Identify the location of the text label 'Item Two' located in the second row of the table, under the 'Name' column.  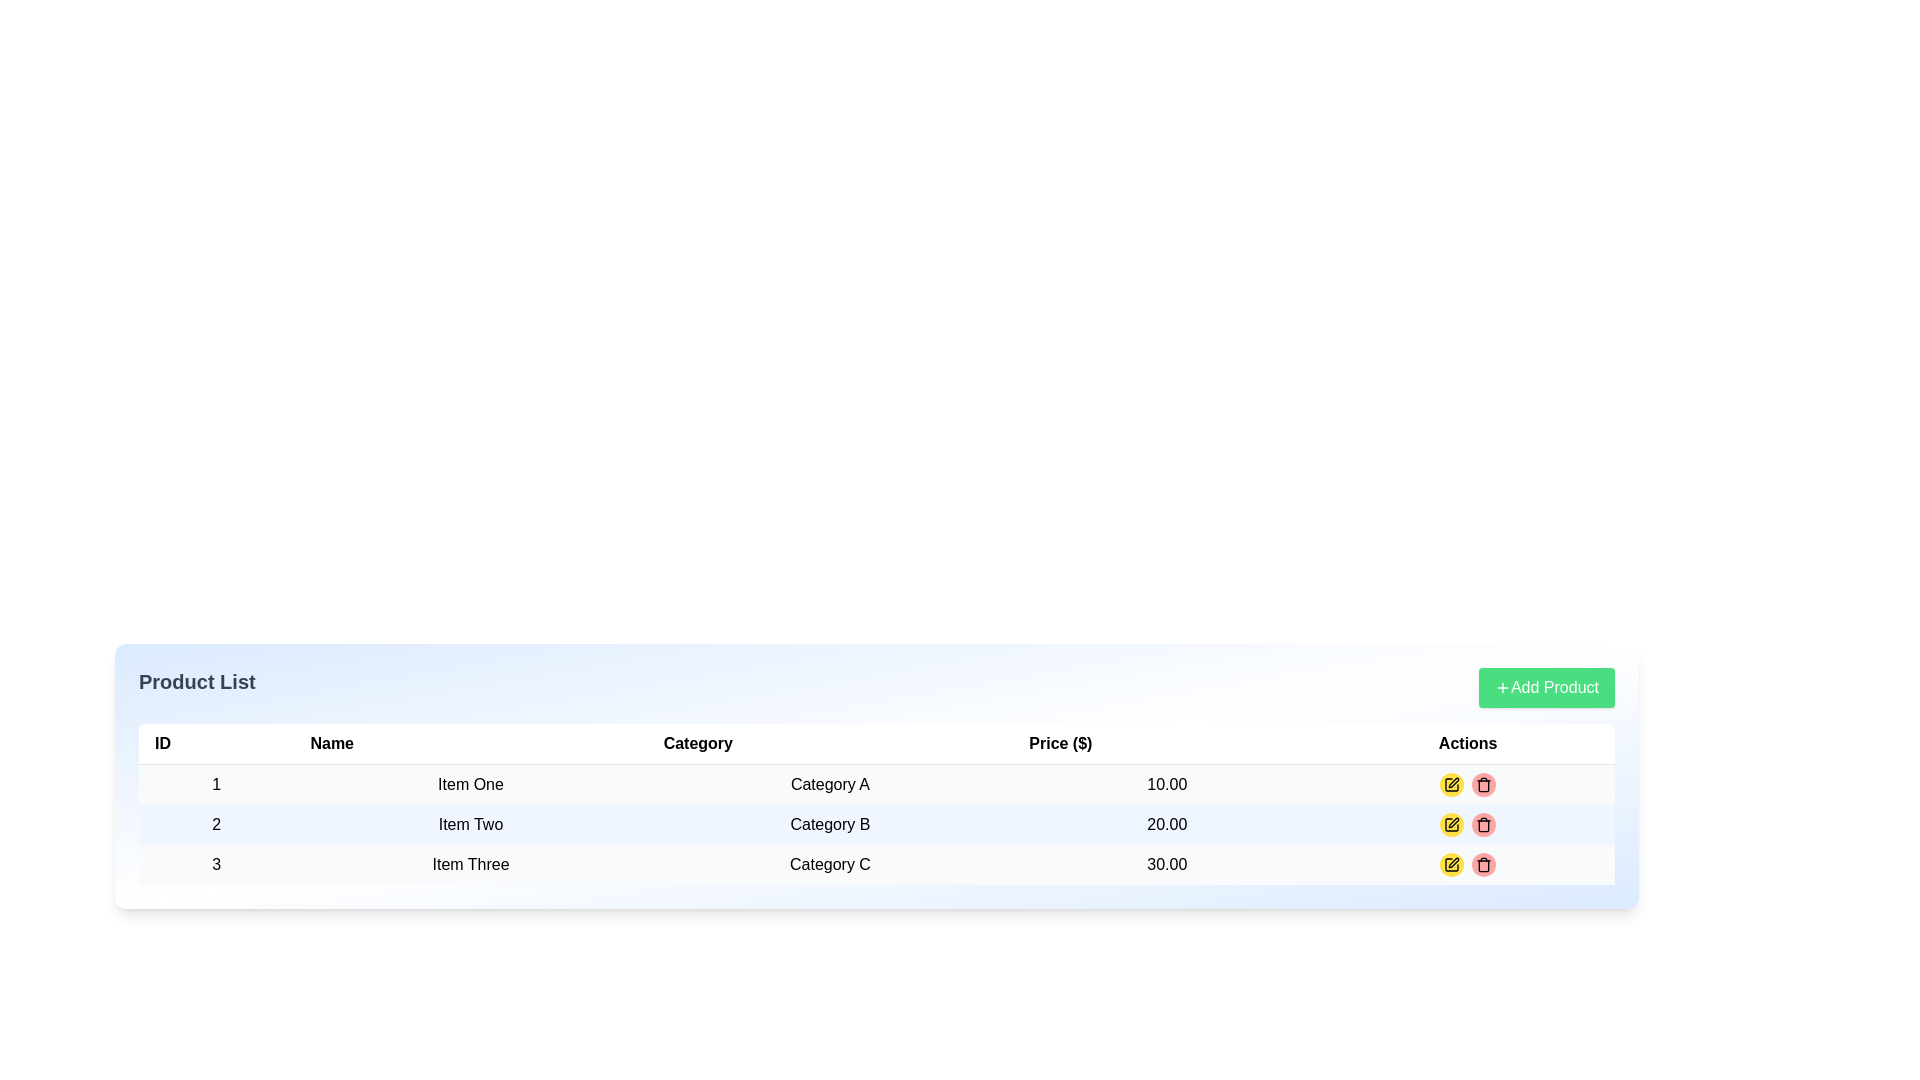
(469, 825).